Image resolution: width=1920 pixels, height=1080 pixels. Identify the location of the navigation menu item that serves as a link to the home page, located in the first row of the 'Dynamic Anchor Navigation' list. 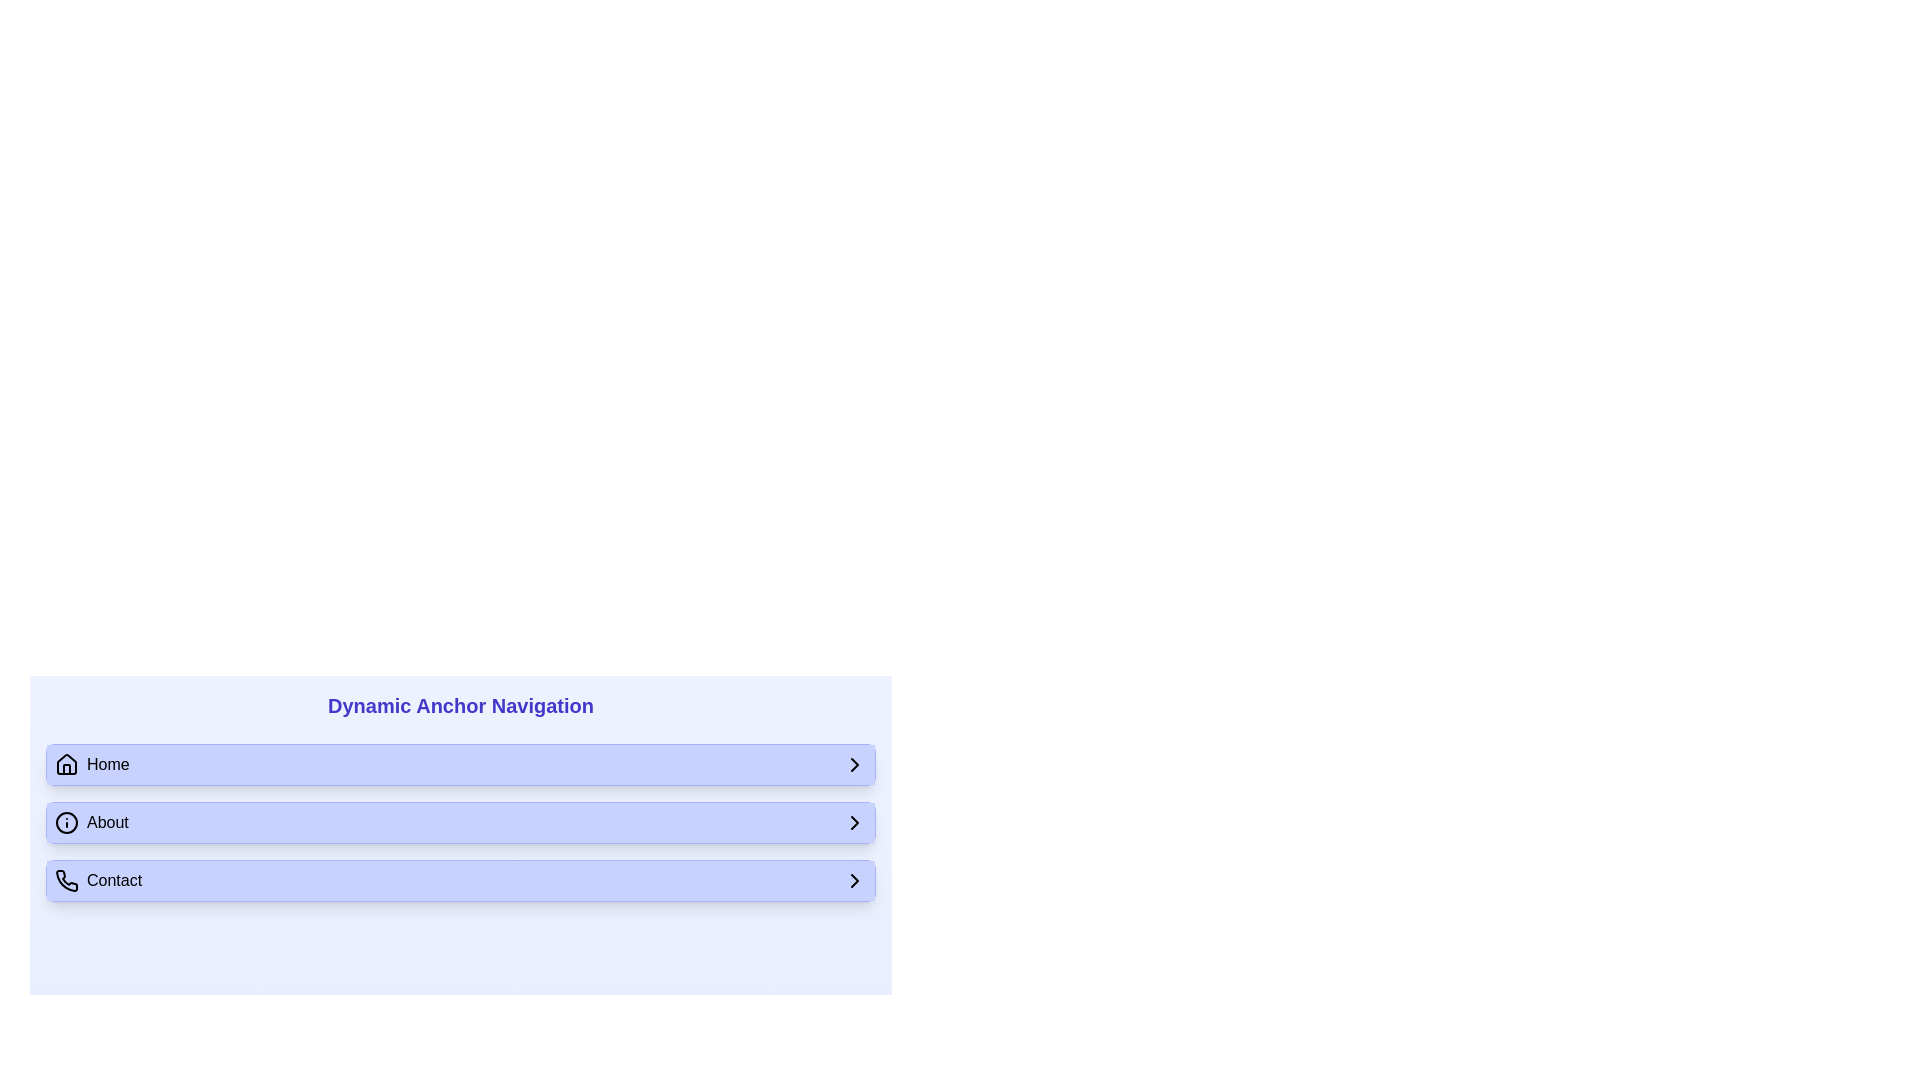
(91, 764).